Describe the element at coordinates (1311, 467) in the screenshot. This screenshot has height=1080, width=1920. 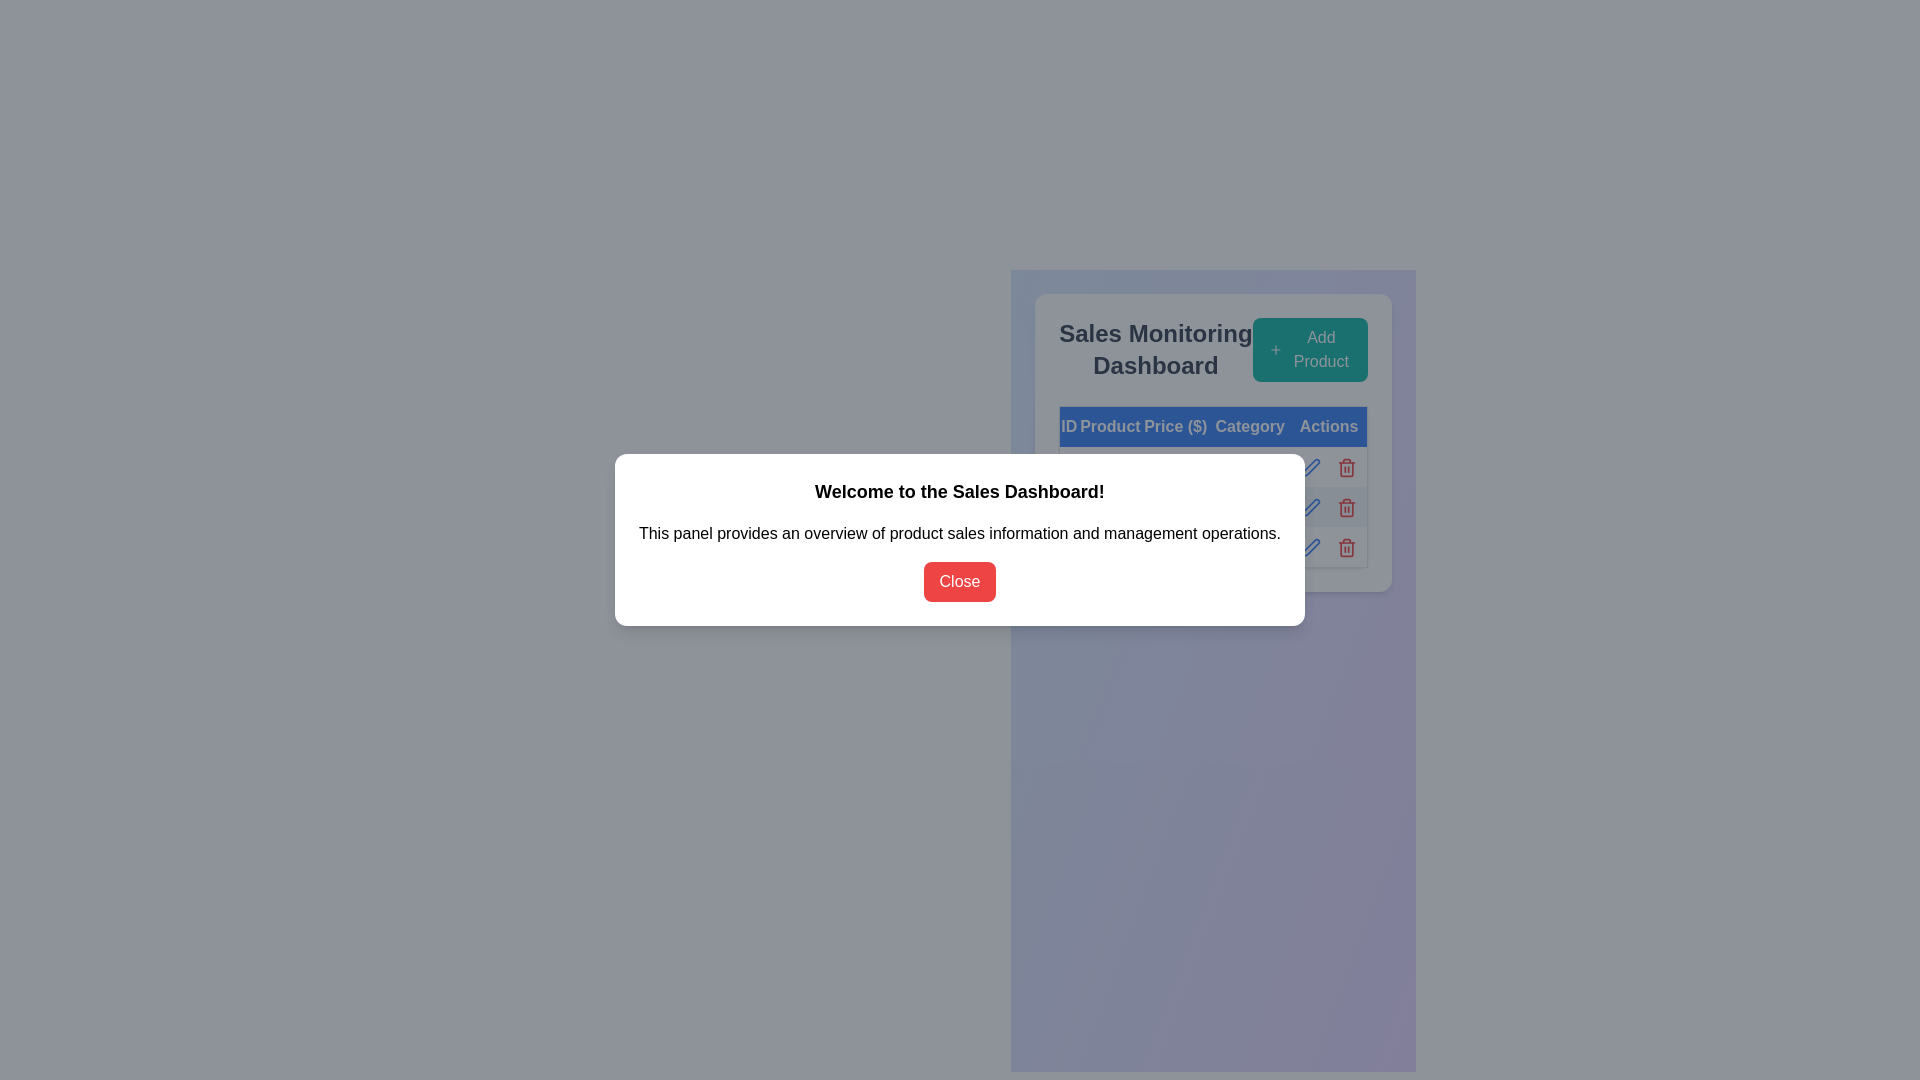
I see `the edit action icon located in the dialog box titled 'Welcome to the Sales Dashboard!' to initiate an edit action` at that location.